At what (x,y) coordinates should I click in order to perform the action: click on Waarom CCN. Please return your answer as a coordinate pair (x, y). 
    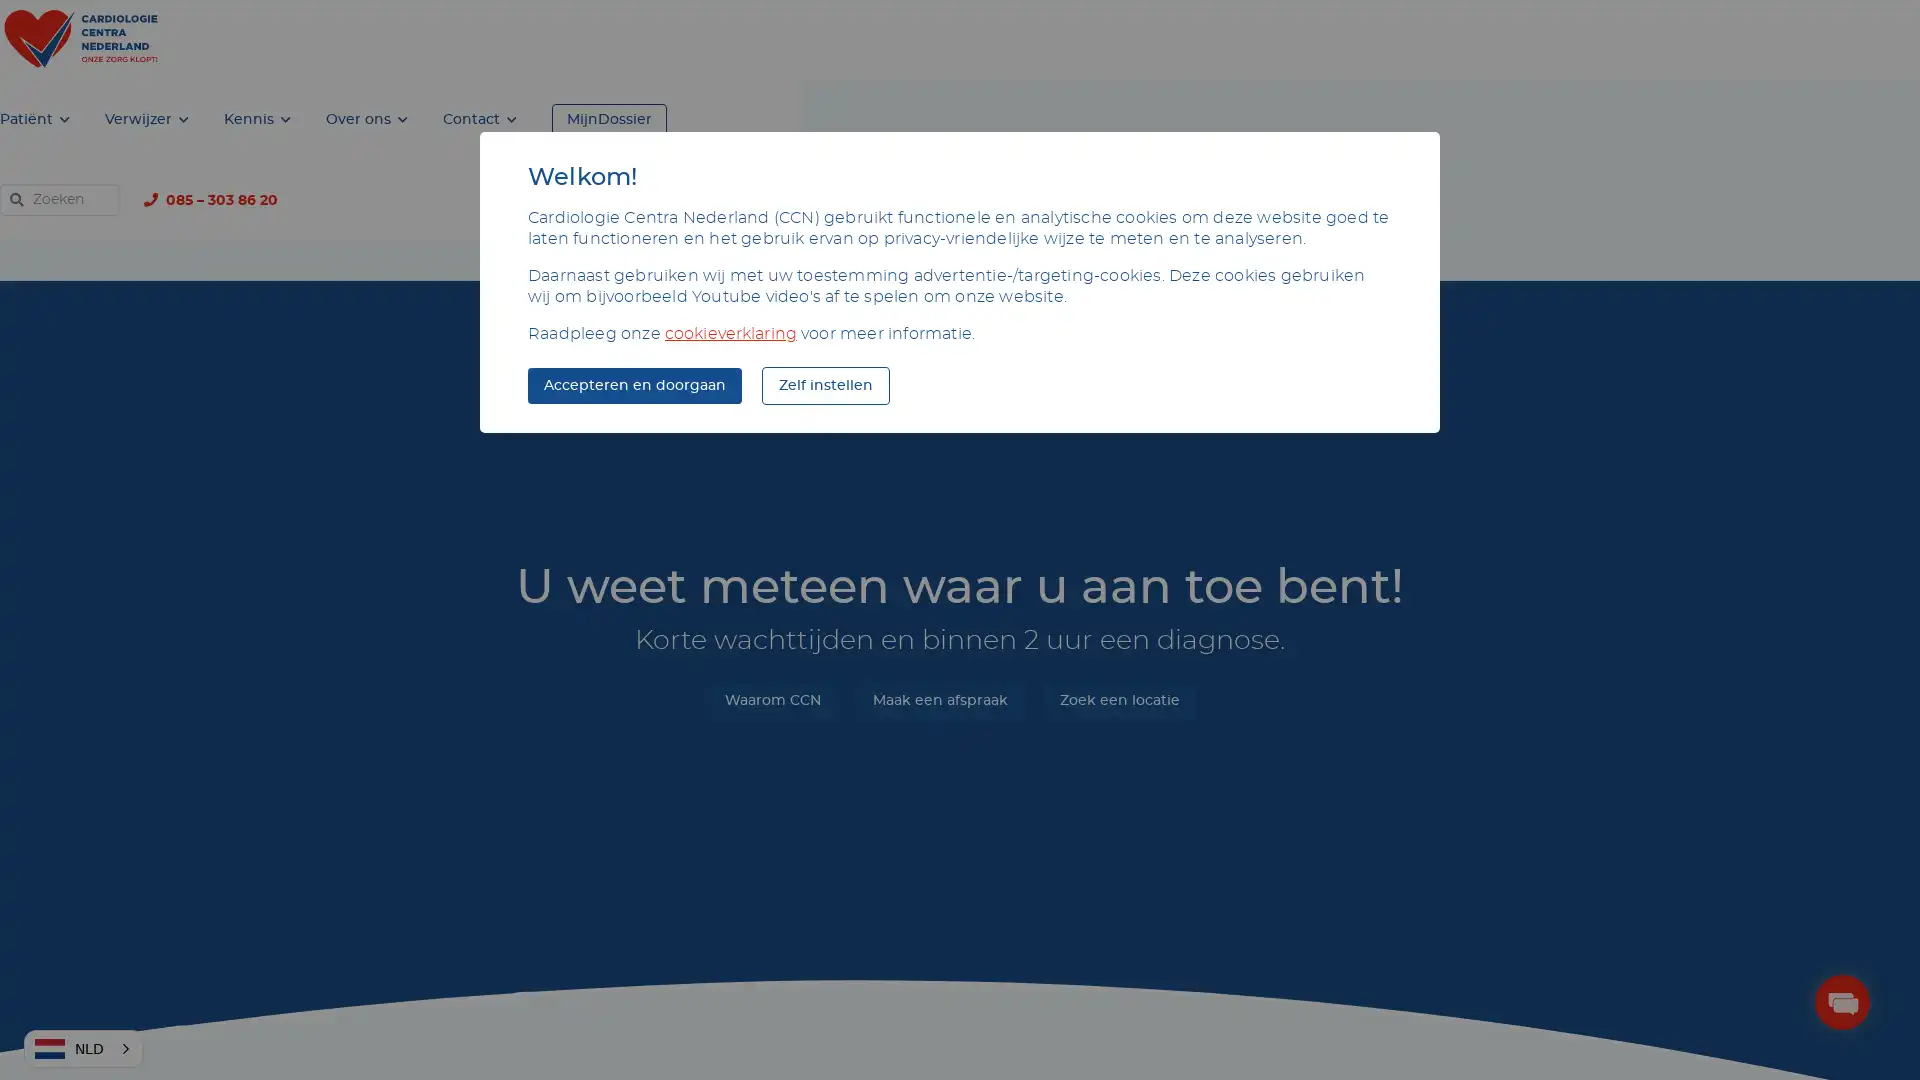
    Looking at the image, I should click on (771, 619).